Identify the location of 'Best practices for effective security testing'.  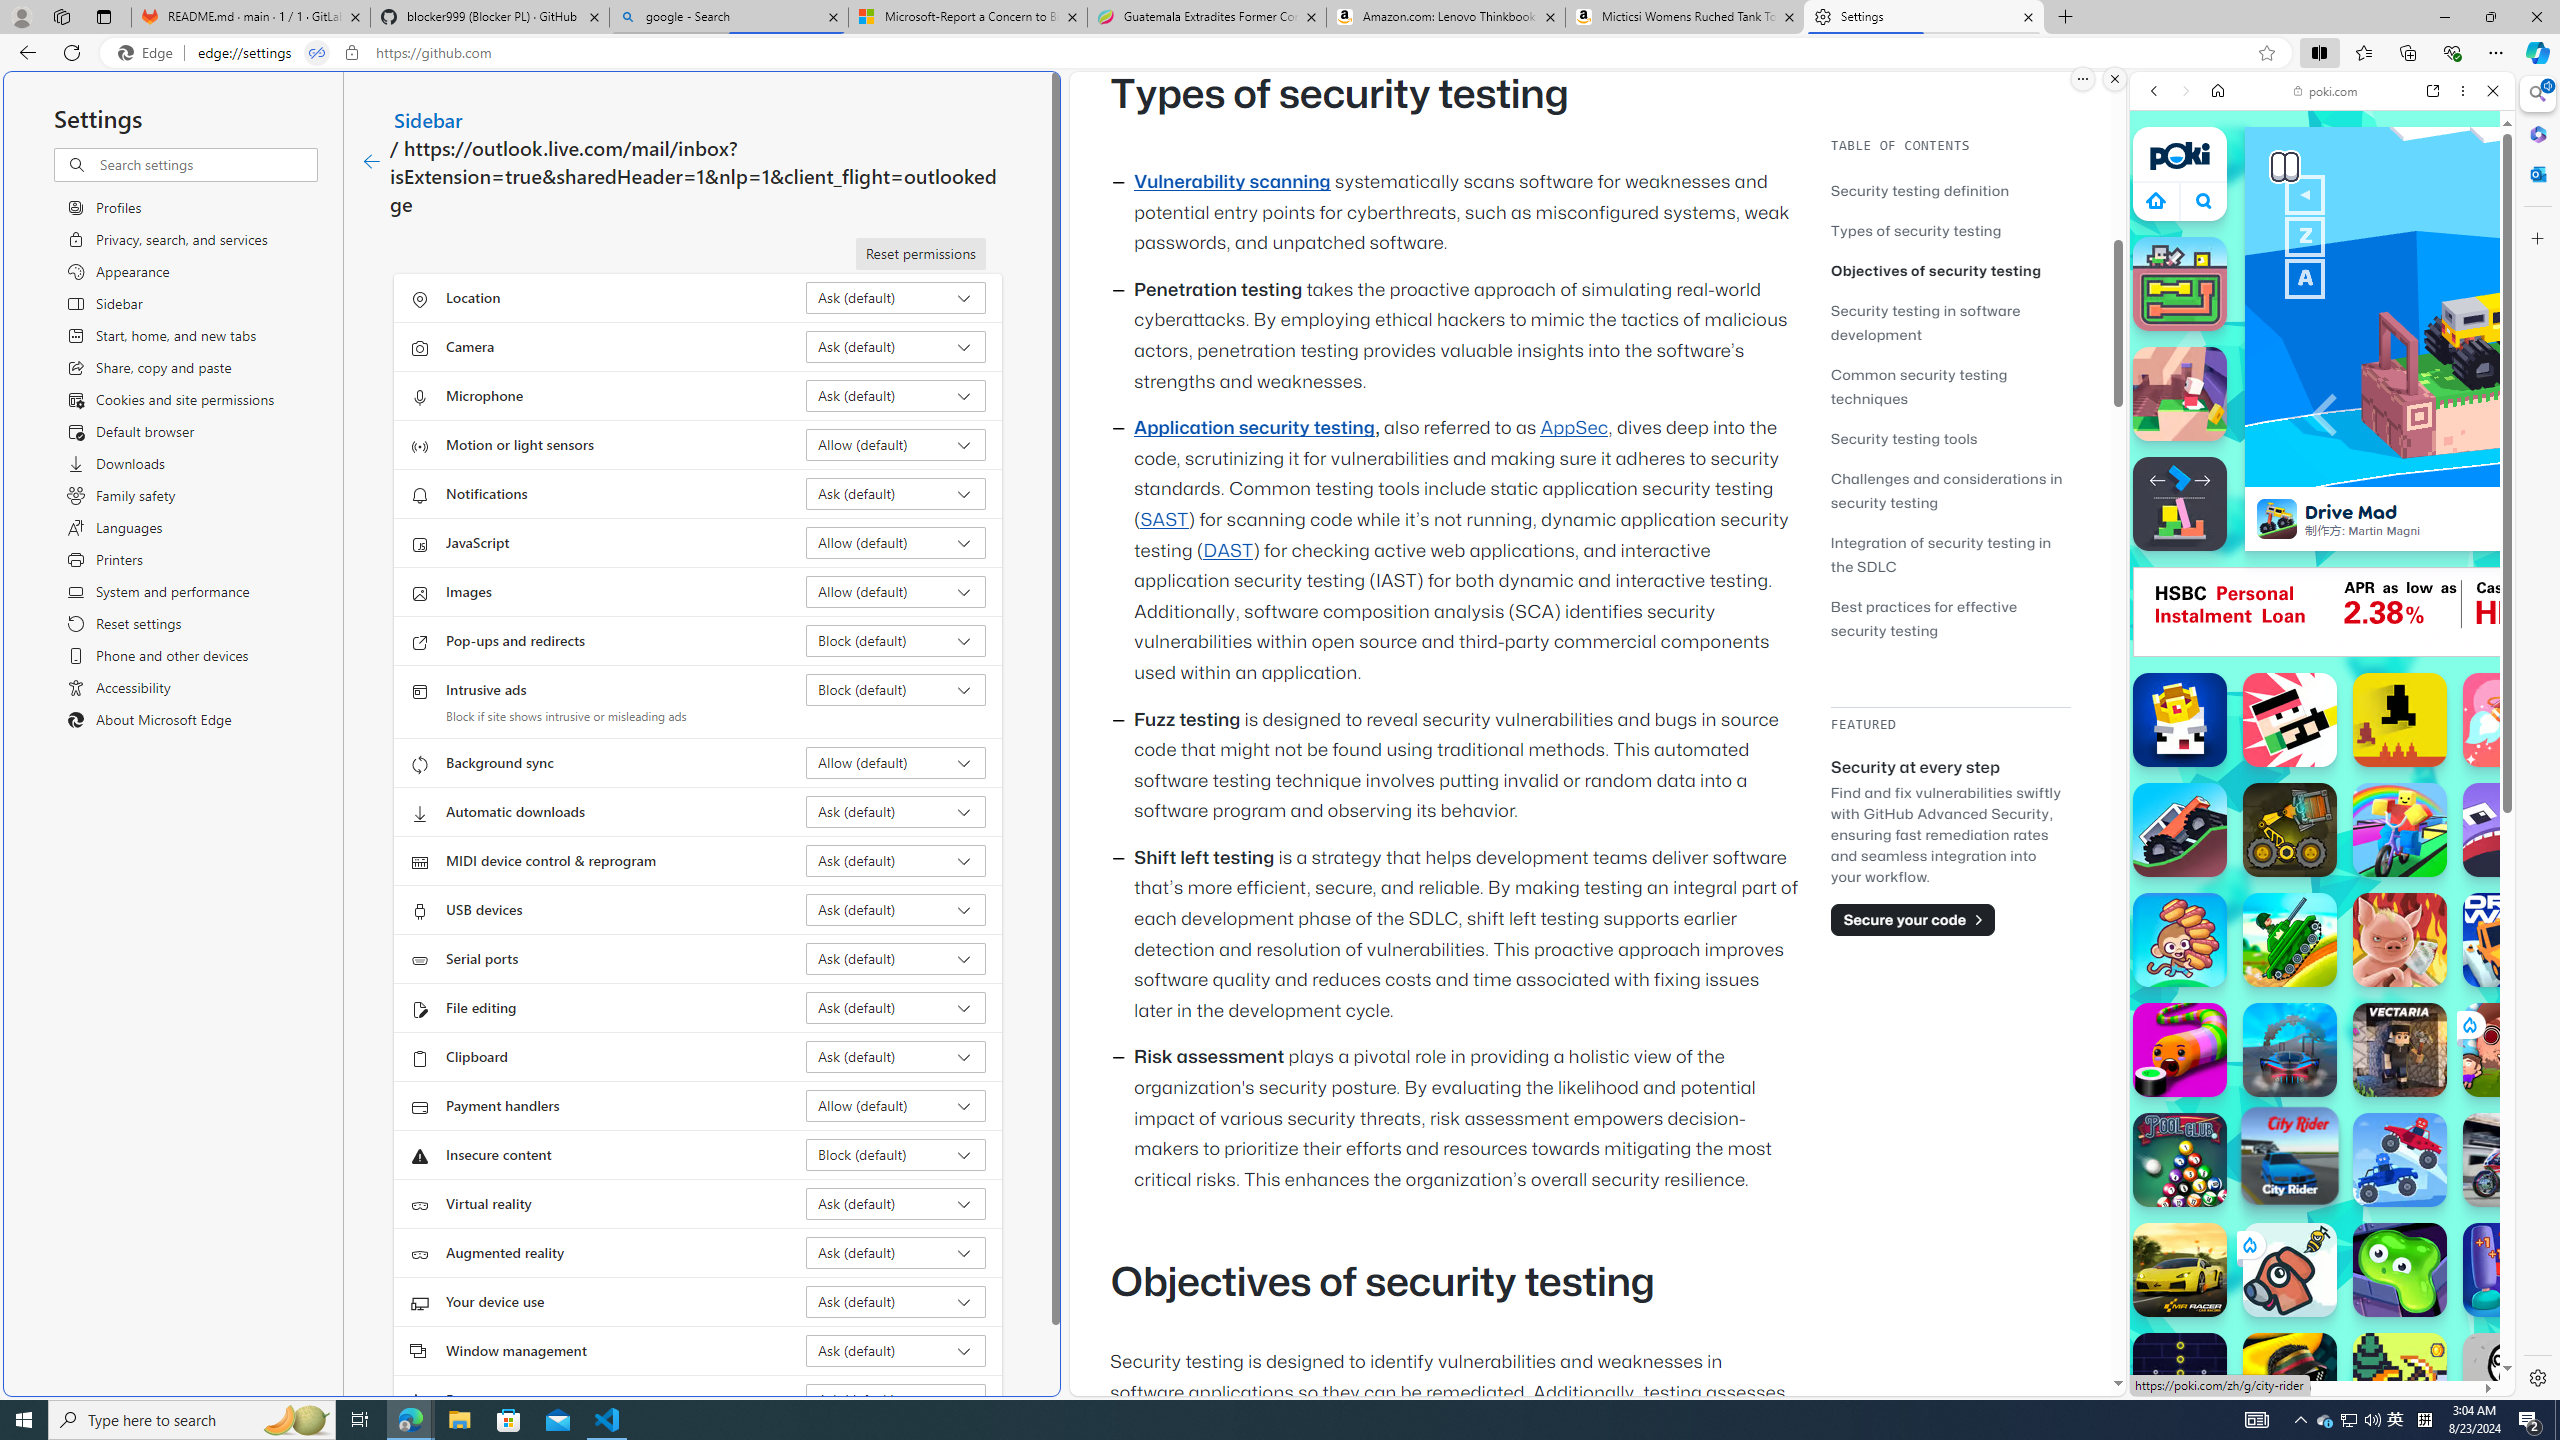
(1923, 617).